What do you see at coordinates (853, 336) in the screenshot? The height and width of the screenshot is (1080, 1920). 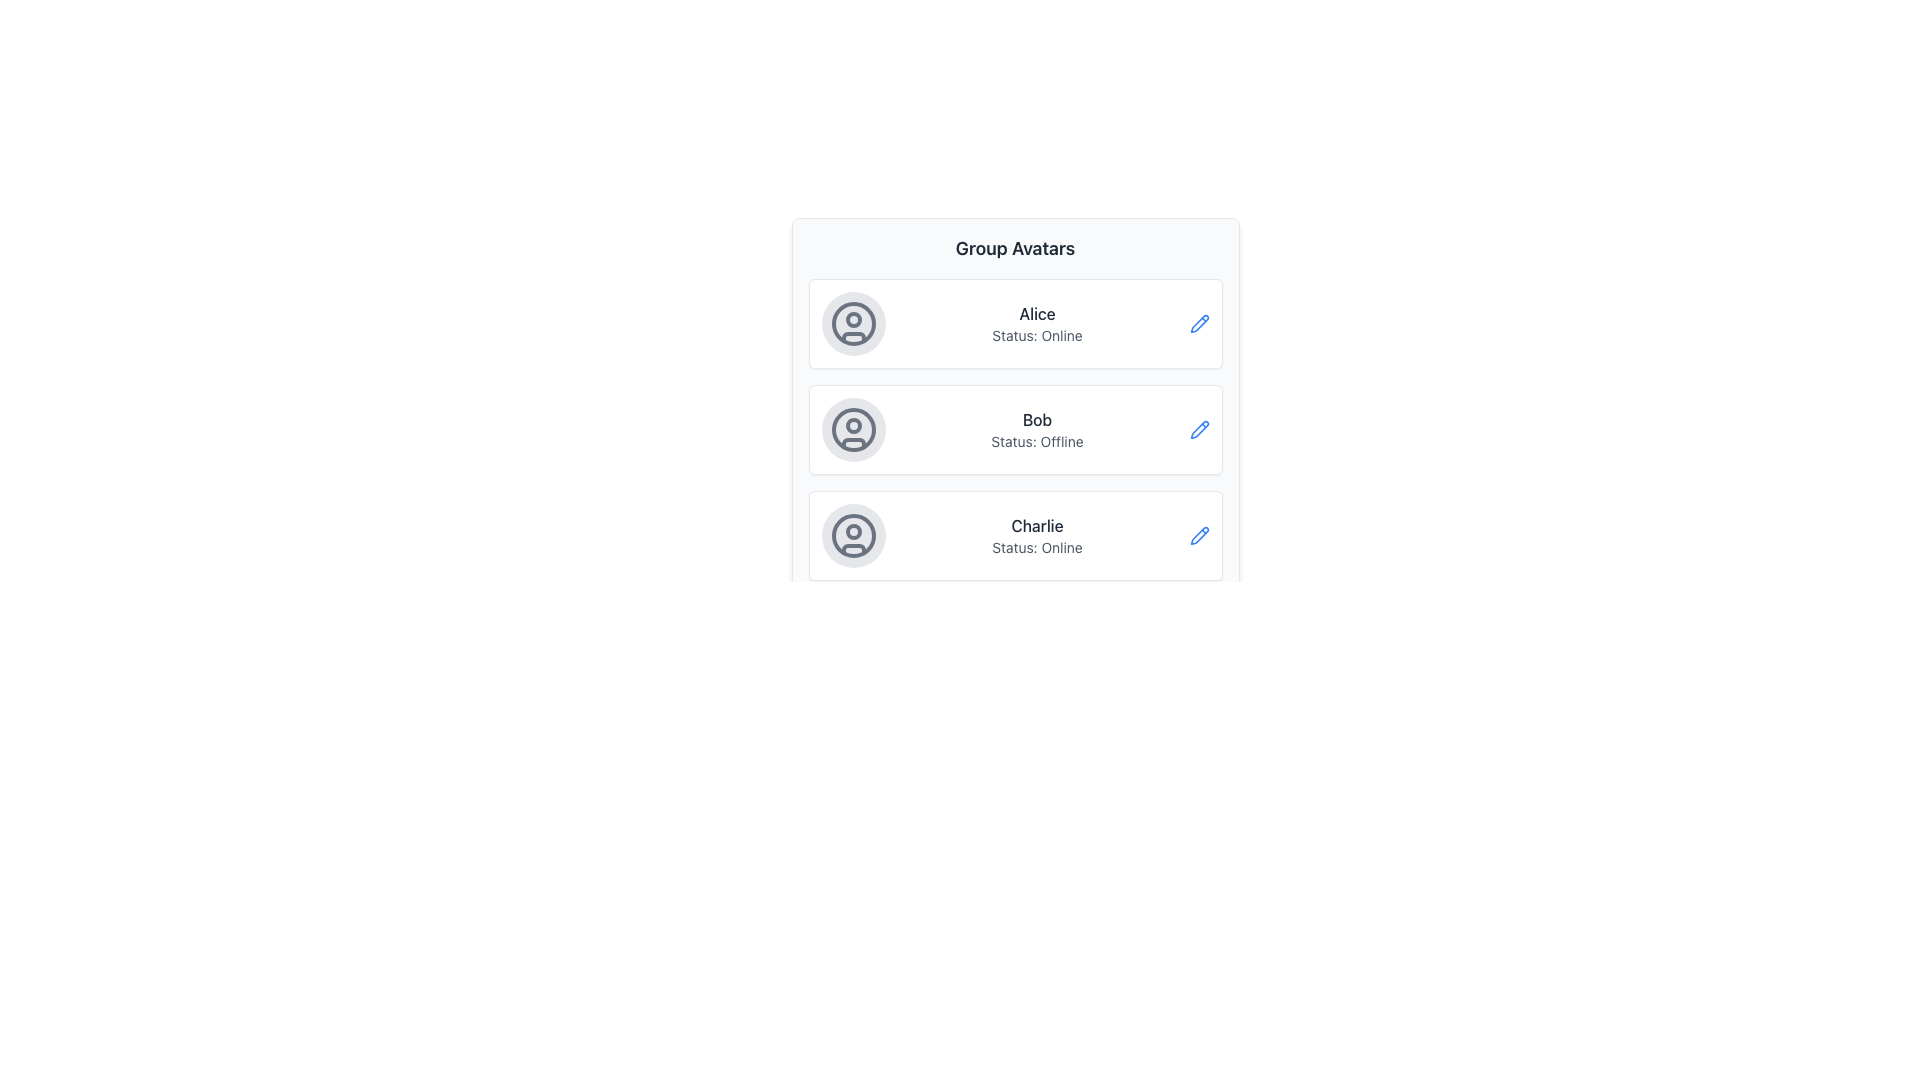 I see `the semi-oval shape representing the lower body of the user avatar for 'Alice' in the 'Group Avatars' list` at bounding box center [853, 336].